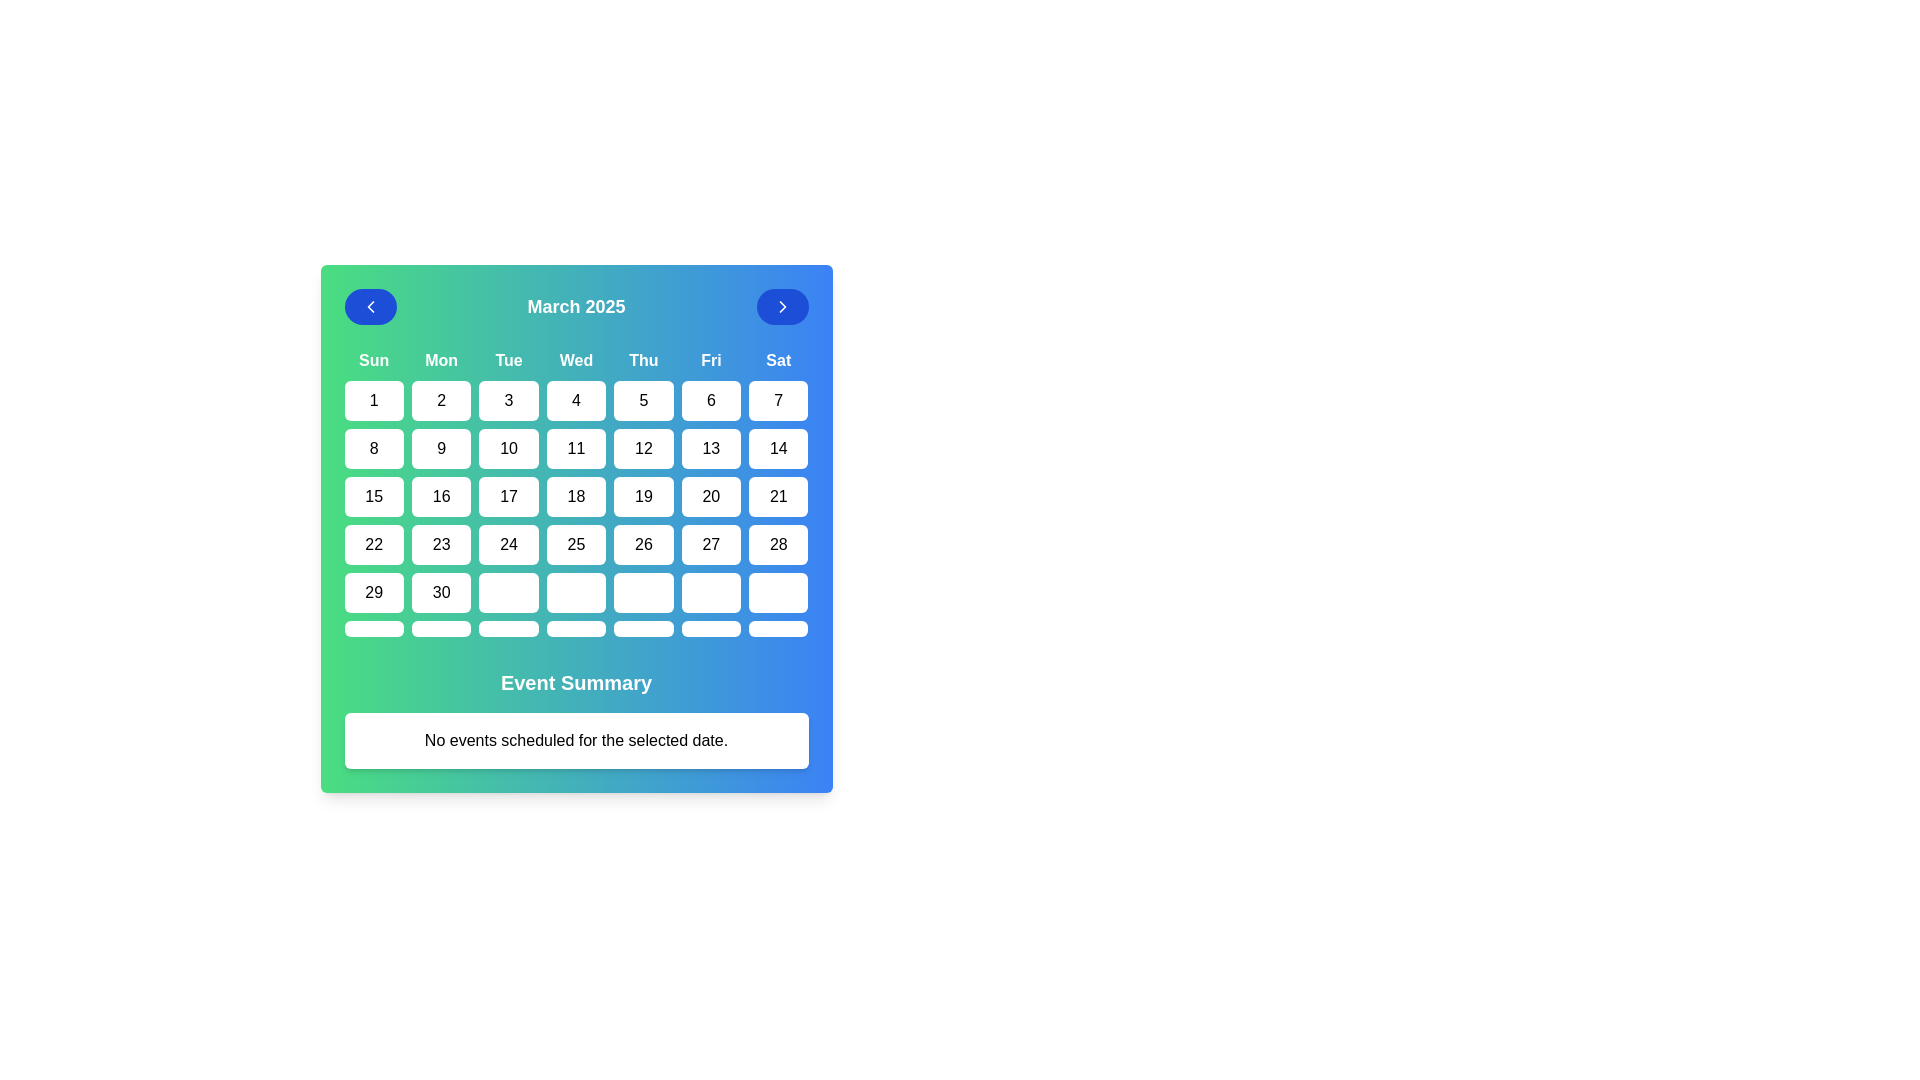 The width and height of the screenshot is (1920, 1080). Describe the element at coordinates (643, 401) in the screenshot. I see `the small rectangular button with rounded corners containing the text '5' in black, located in the first row and fifth column of the calendar grid under the 'Thu' column heading` at that location.